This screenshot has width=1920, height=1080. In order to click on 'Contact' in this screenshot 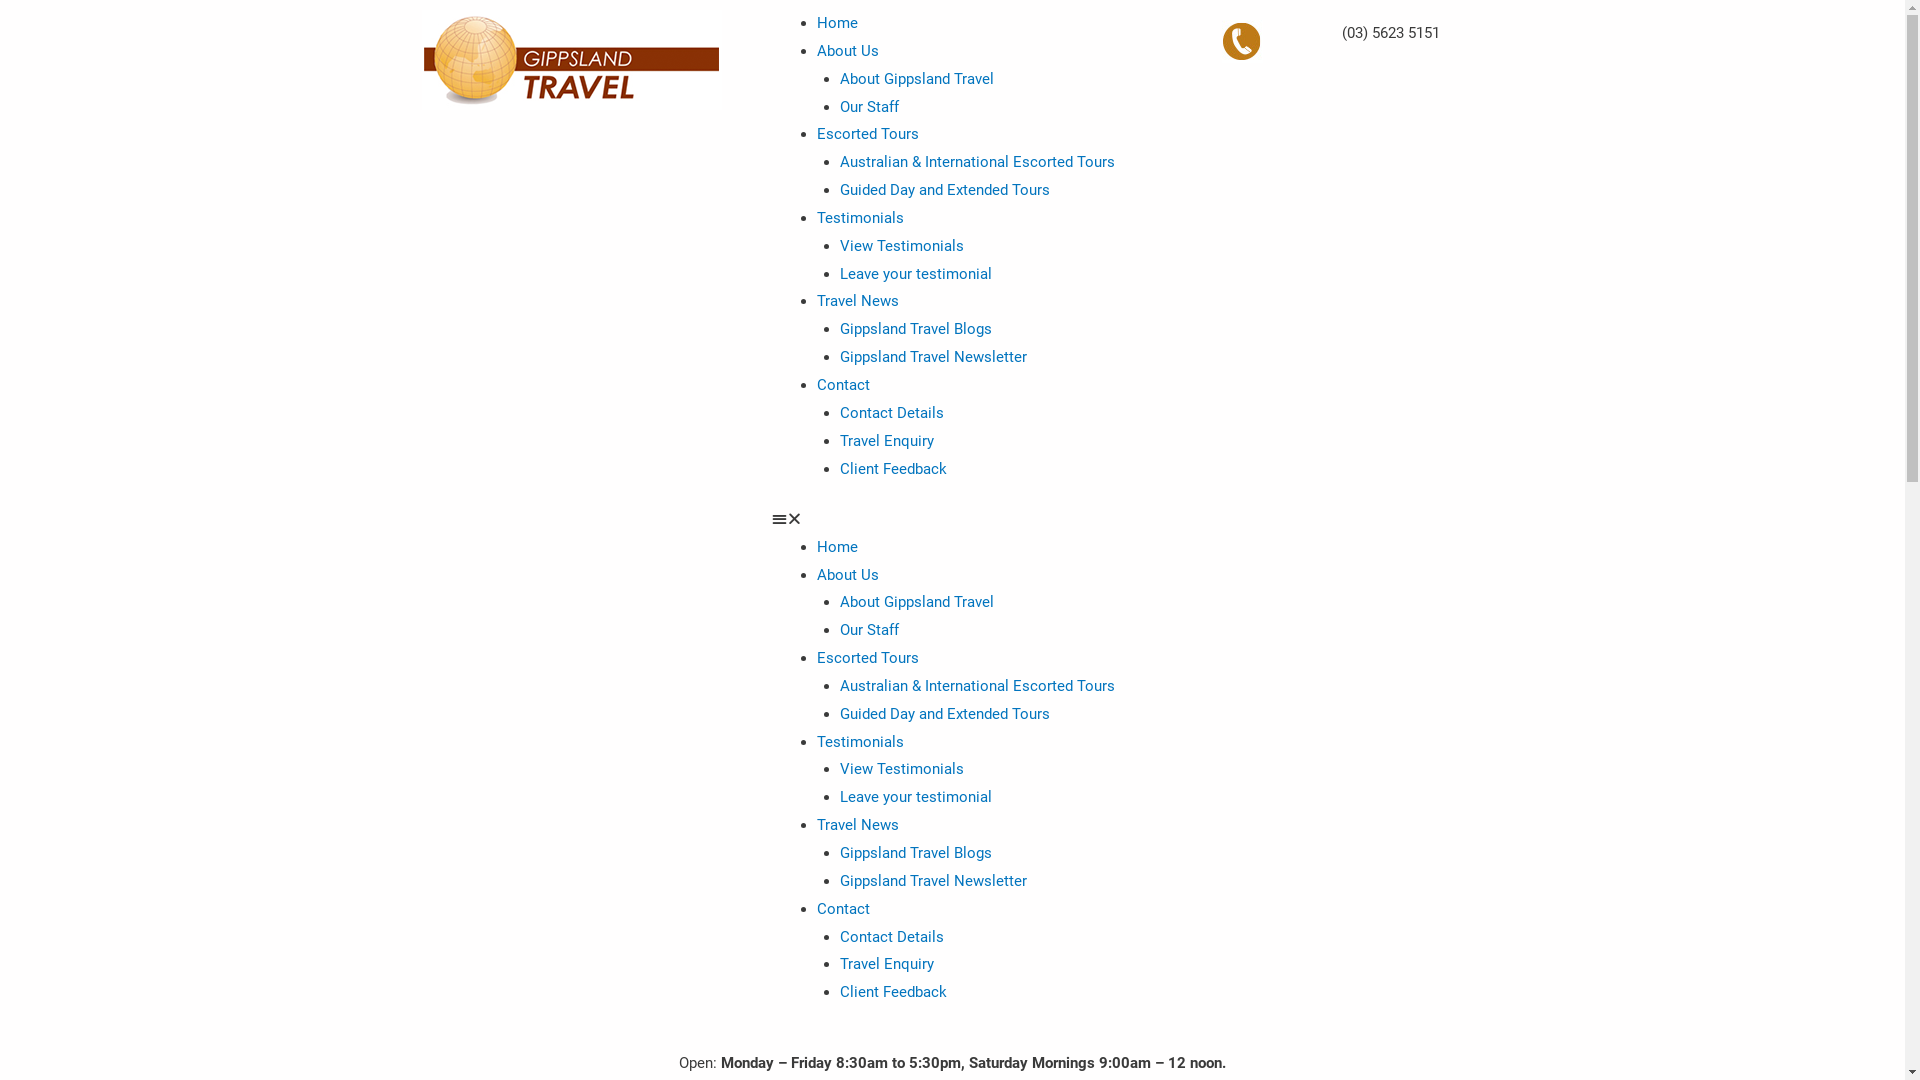, I will do `click(843, 385)`.